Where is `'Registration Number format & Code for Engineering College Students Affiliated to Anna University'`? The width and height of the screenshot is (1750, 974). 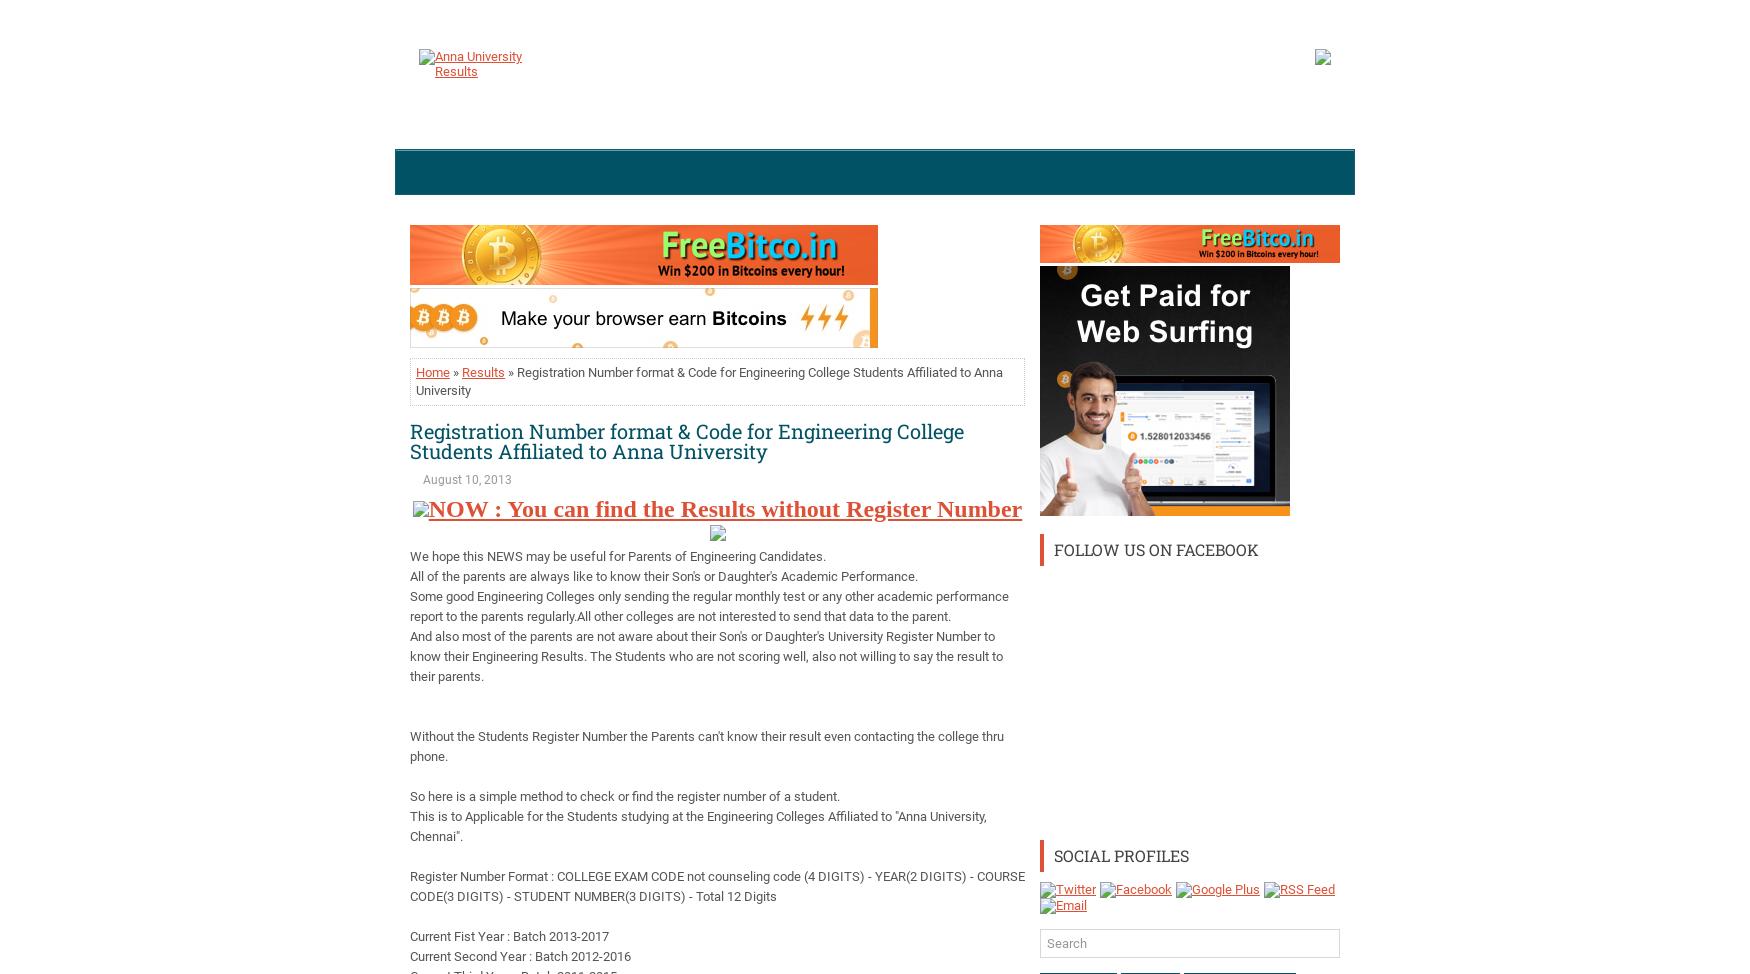
'Registration Number format & Code for Engineering College Students Affiliated to Anna University' is located at coordinates (686, 440).